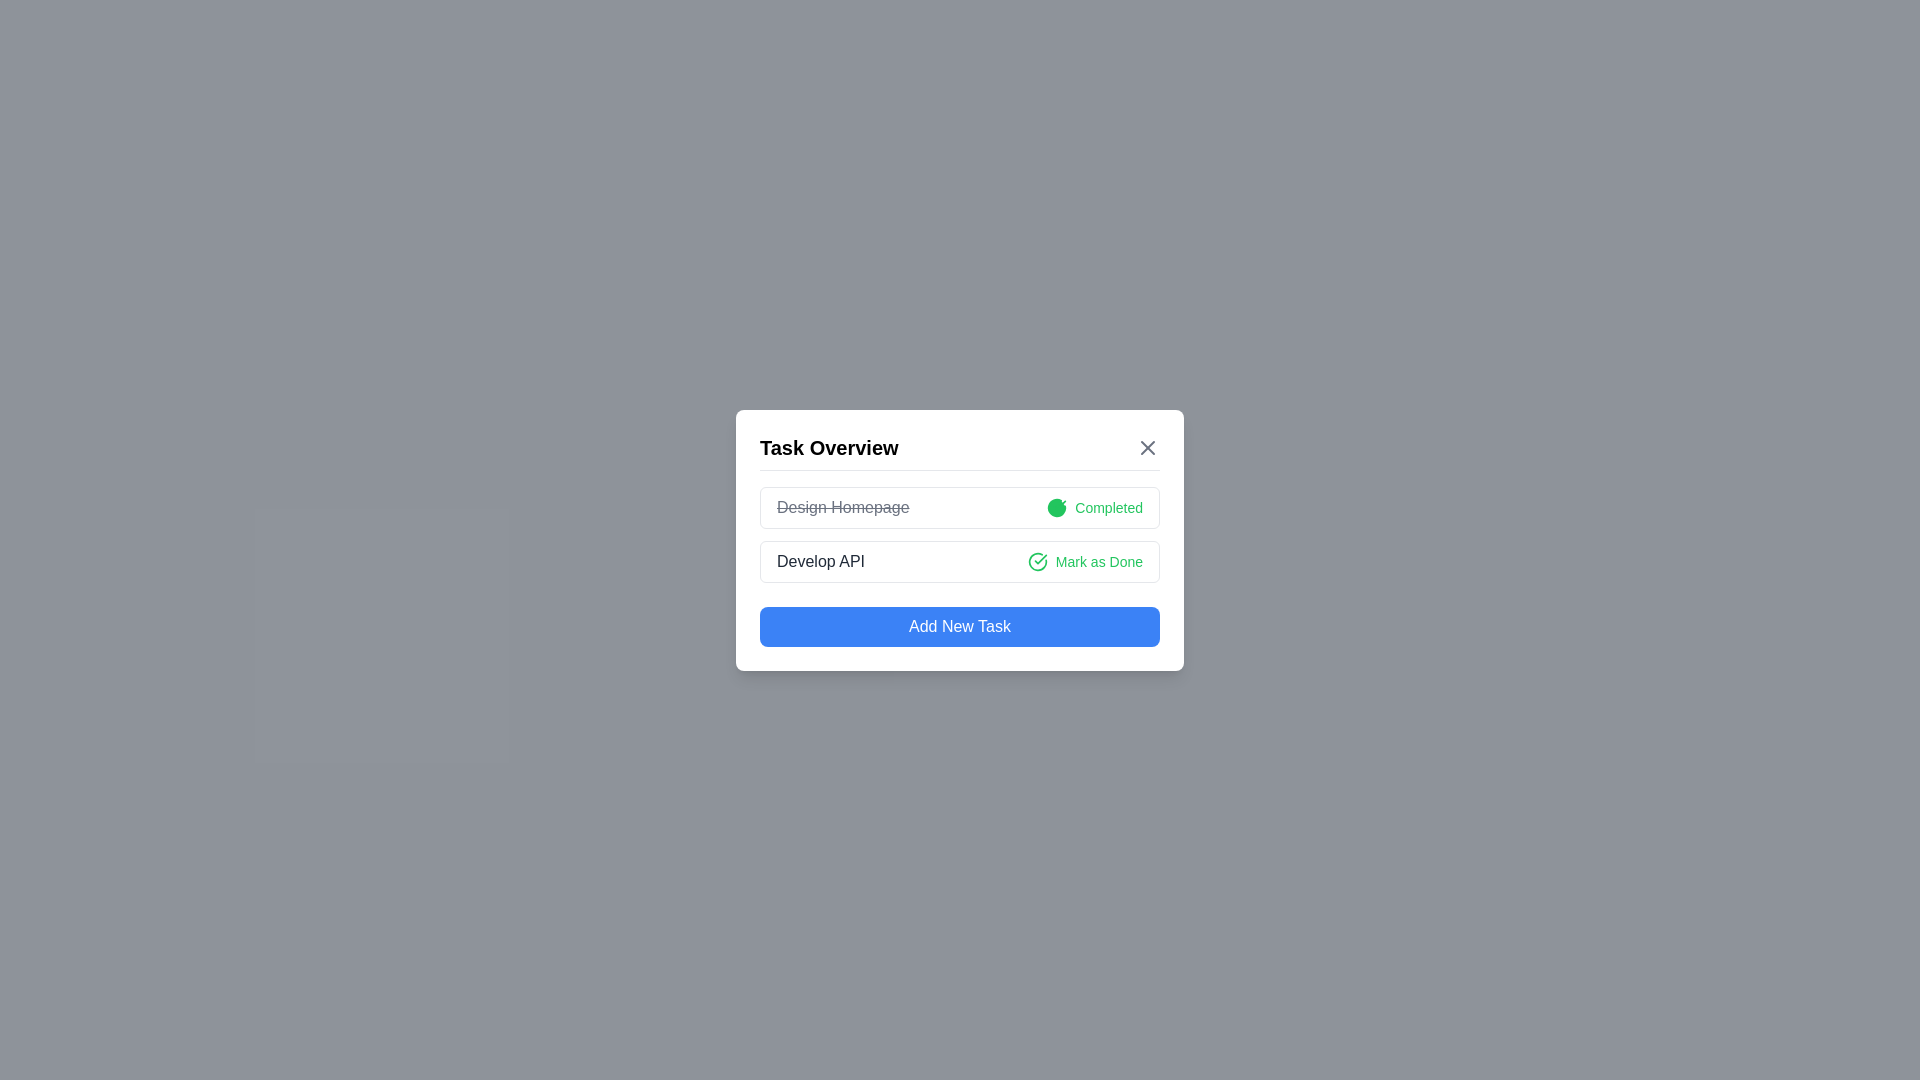 This screenshot has height=1080, width=1920. Describe the element at coordinates (960, 624) in the screenshot. I see `the 'Add New Task' button located at the bottom of the task list in the modal box` at that location.